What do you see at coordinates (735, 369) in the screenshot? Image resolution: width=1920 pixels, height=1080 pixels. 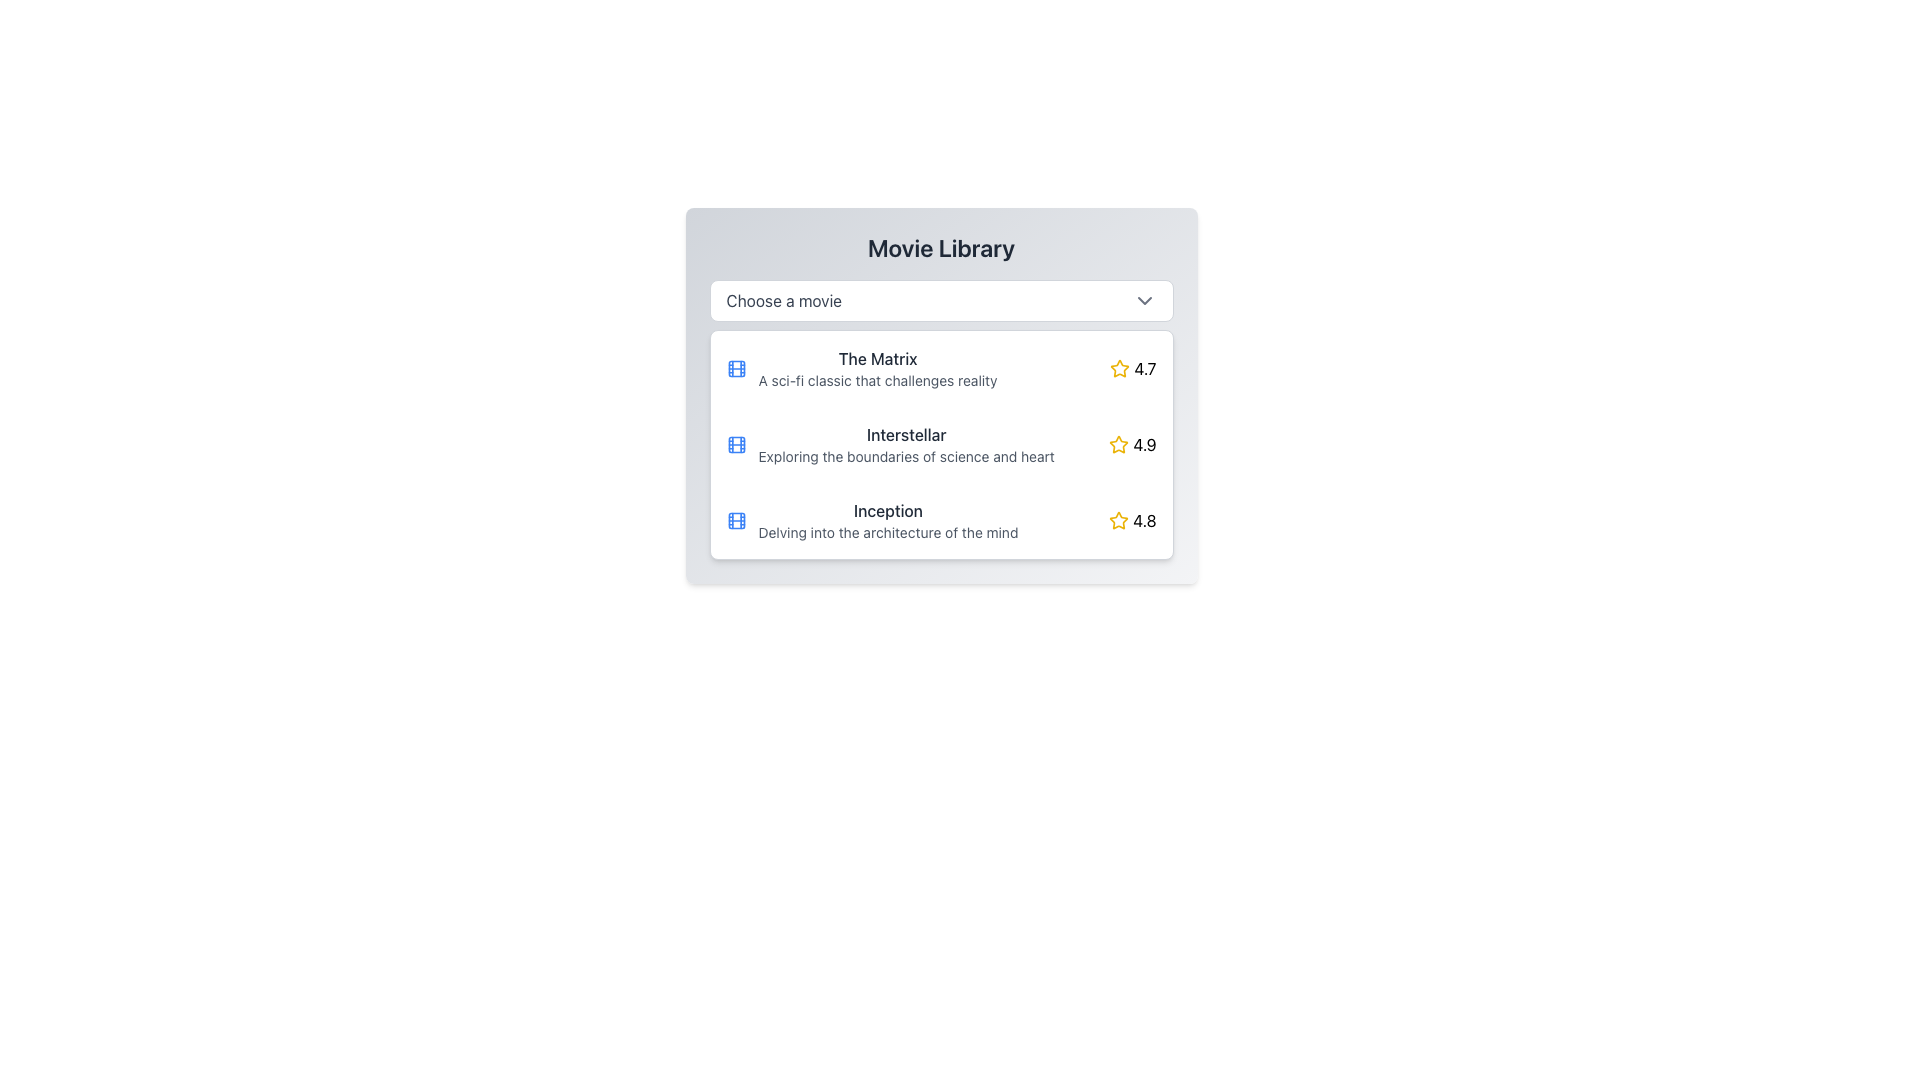 I see `the decorative film strip icon located at the top-left corner of the first movie item in a vertical list` at bounding box center [735, 369].